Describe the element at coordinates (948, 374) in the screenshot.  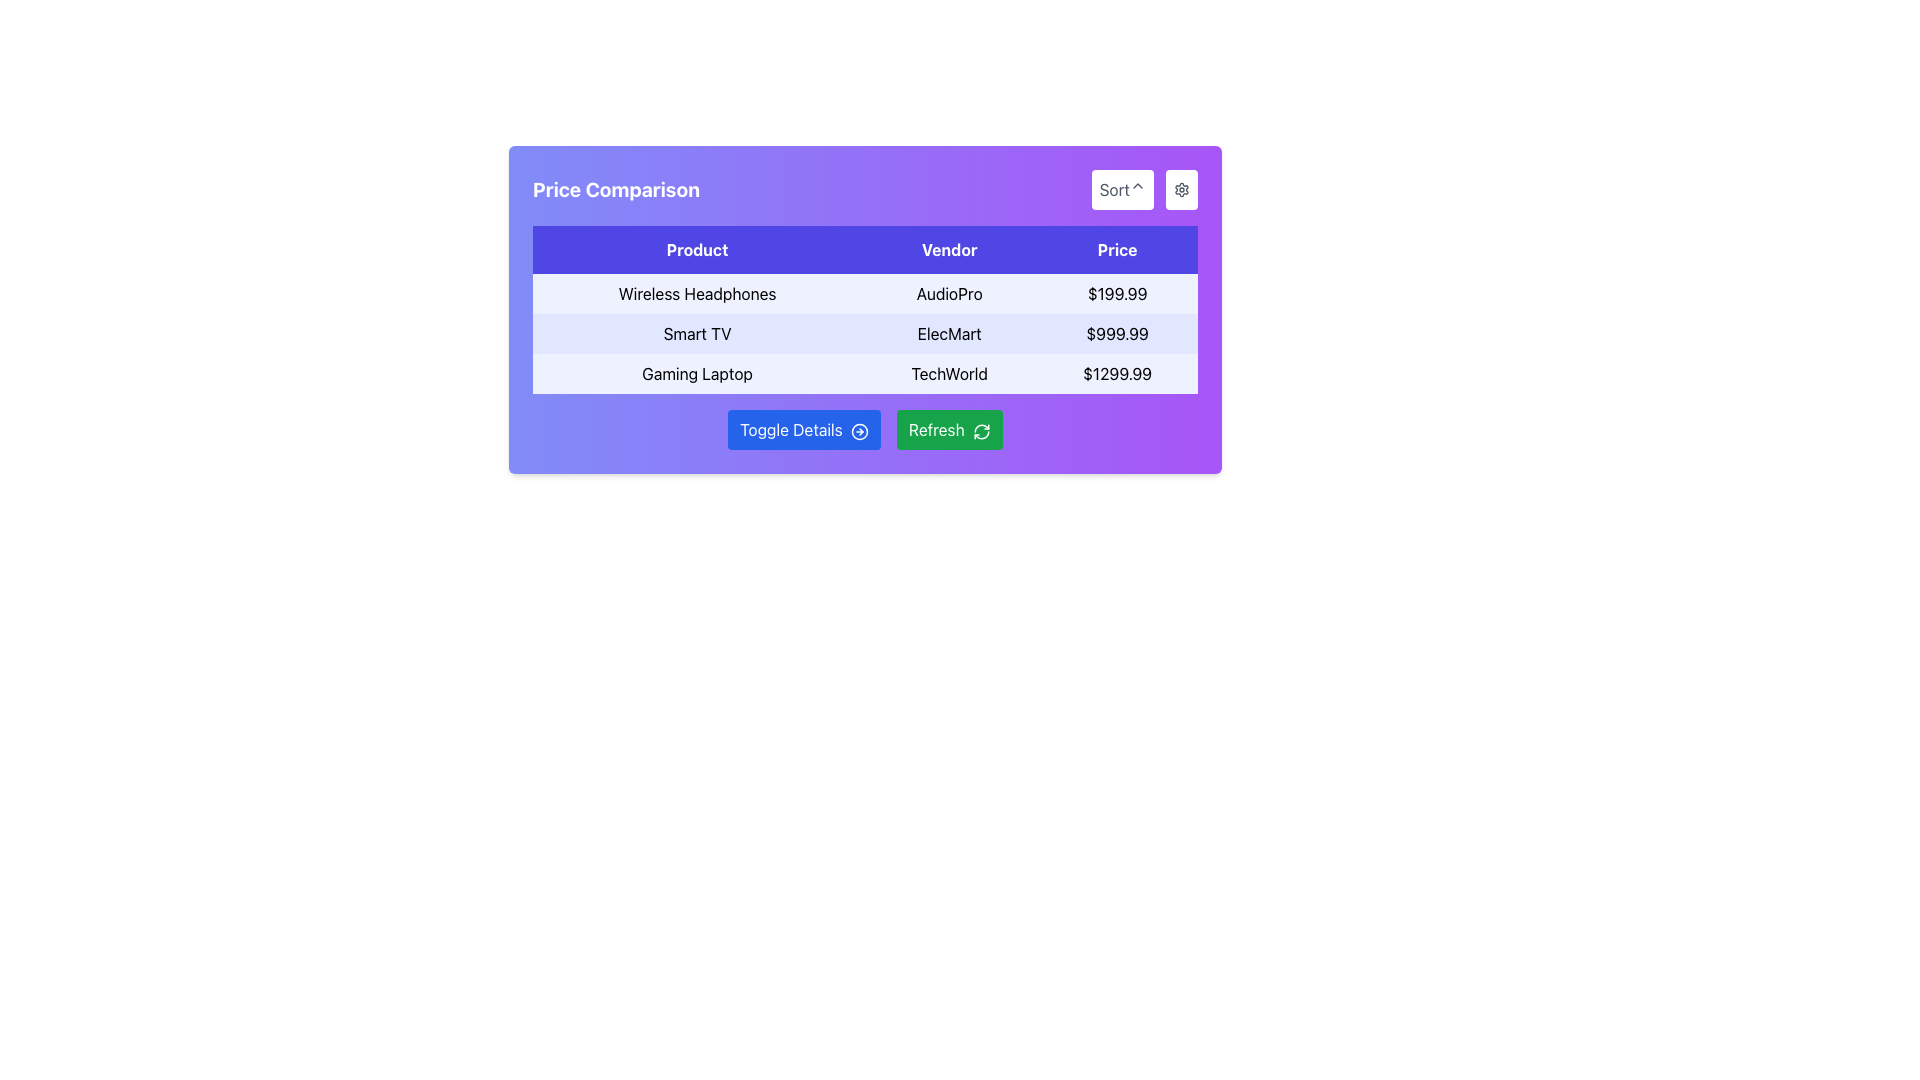
I see `the Text Label in the third row of the 'Price Comparison' table under the 'Vendor' column, which identifies the vendor associated with the product` at that location.